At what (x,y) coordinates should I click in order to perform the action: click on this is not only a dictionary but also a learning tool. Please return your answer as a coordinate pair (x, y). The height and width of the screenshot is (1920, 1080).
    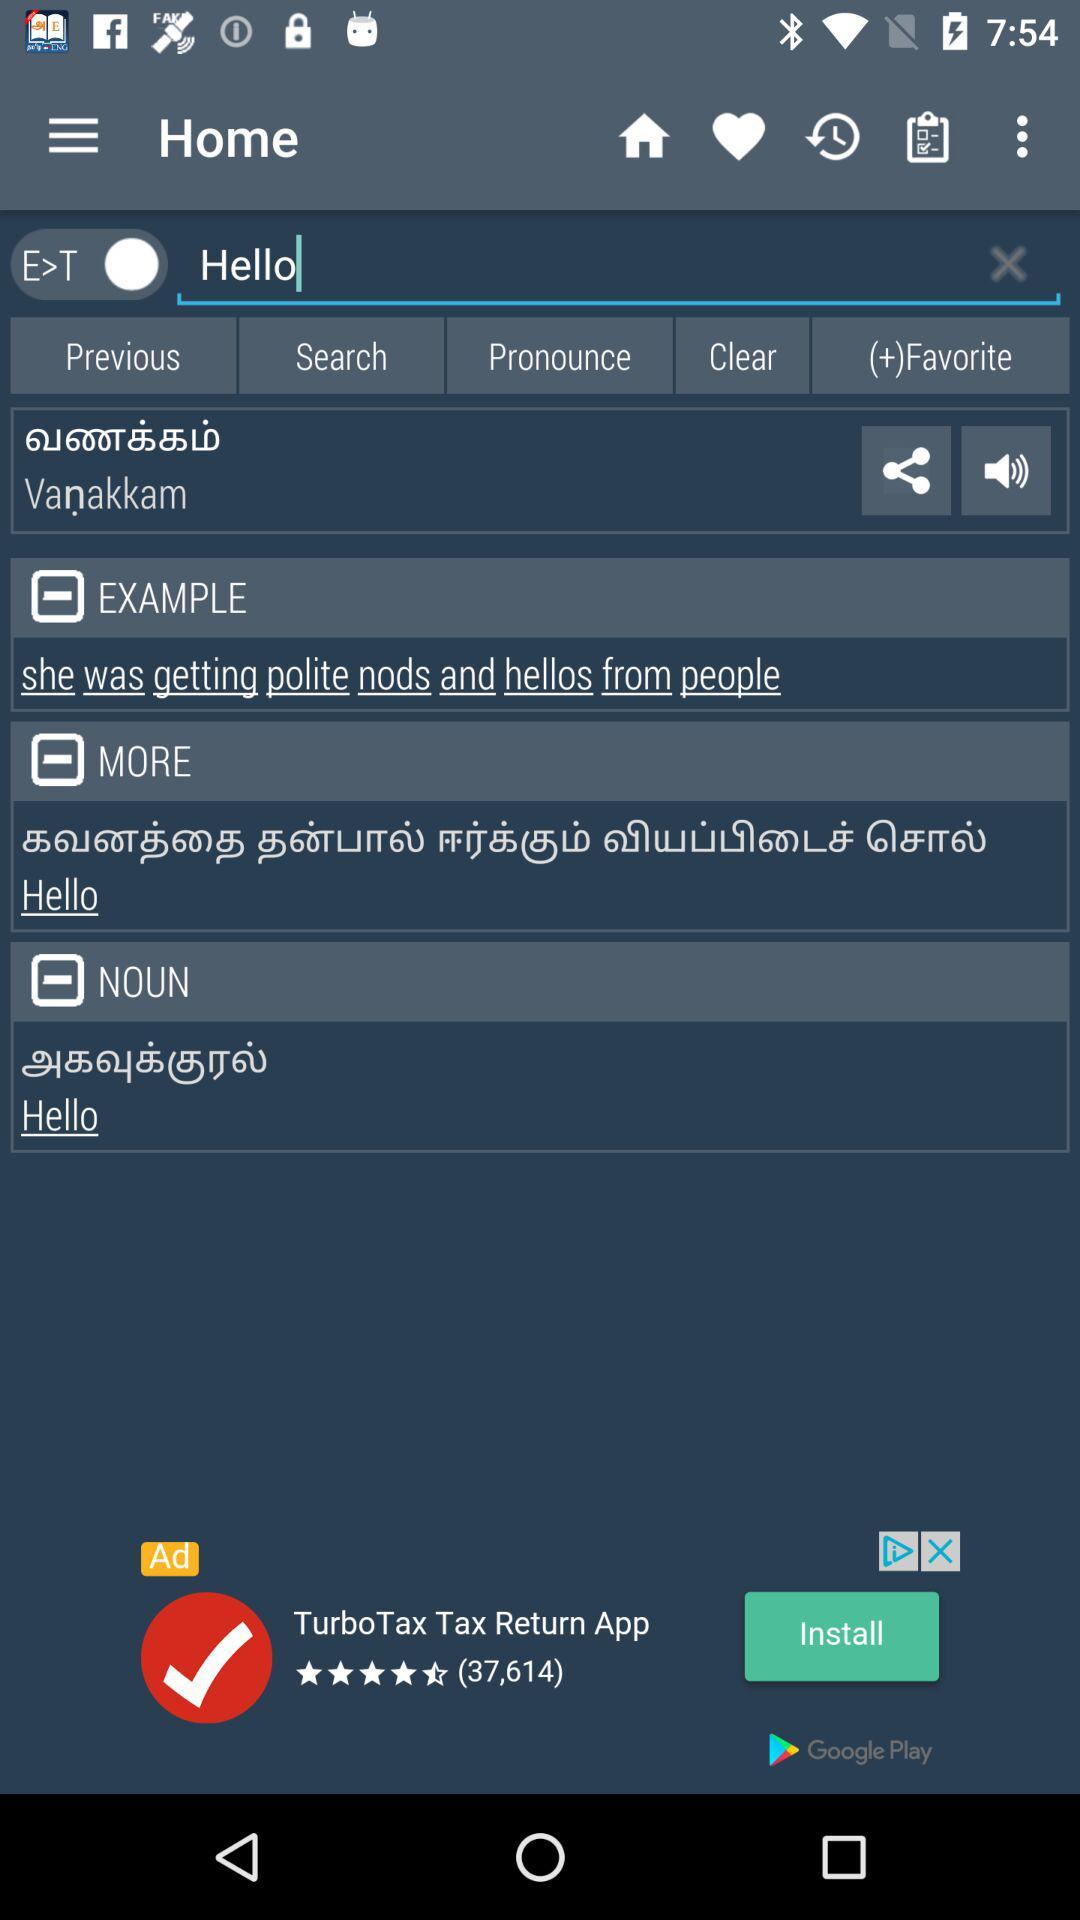
    Looking at the image, I should click on (132, 263).